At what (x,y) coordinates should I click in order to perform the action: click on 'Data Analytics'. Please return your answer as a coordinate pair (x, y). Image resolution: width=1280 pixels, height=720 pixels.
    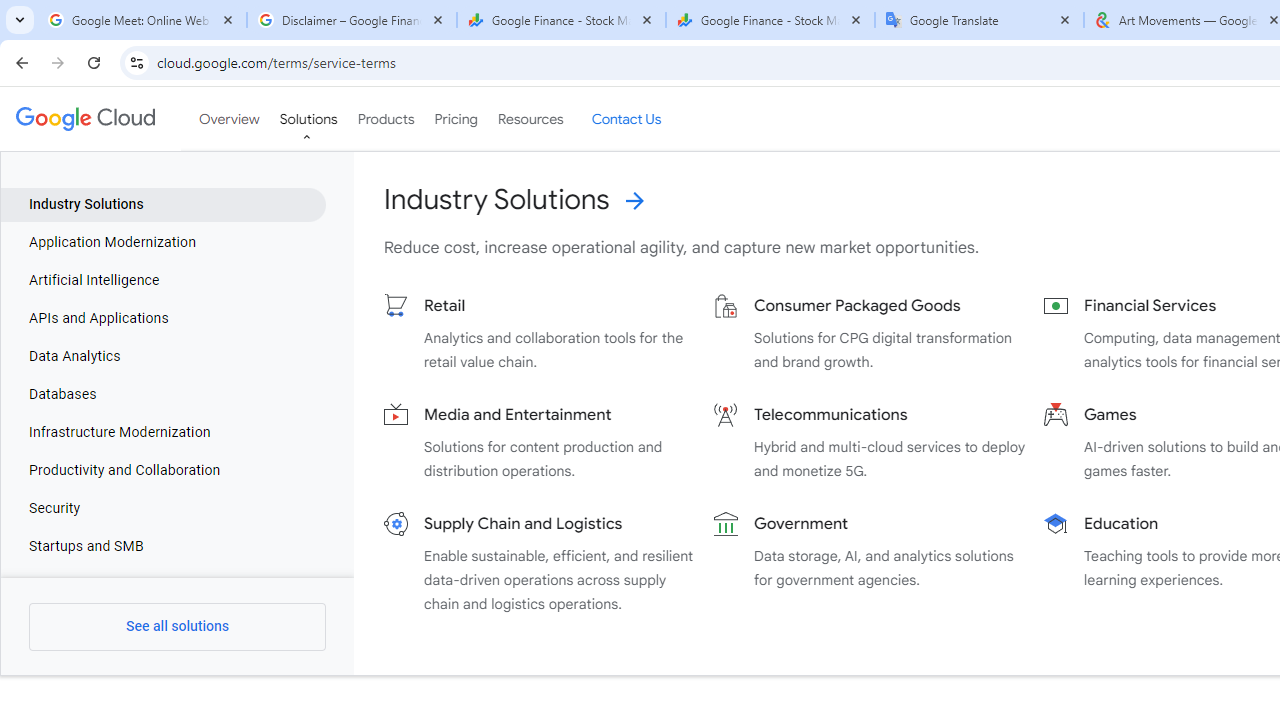
    Looking at the image, I should click on (163, 355).